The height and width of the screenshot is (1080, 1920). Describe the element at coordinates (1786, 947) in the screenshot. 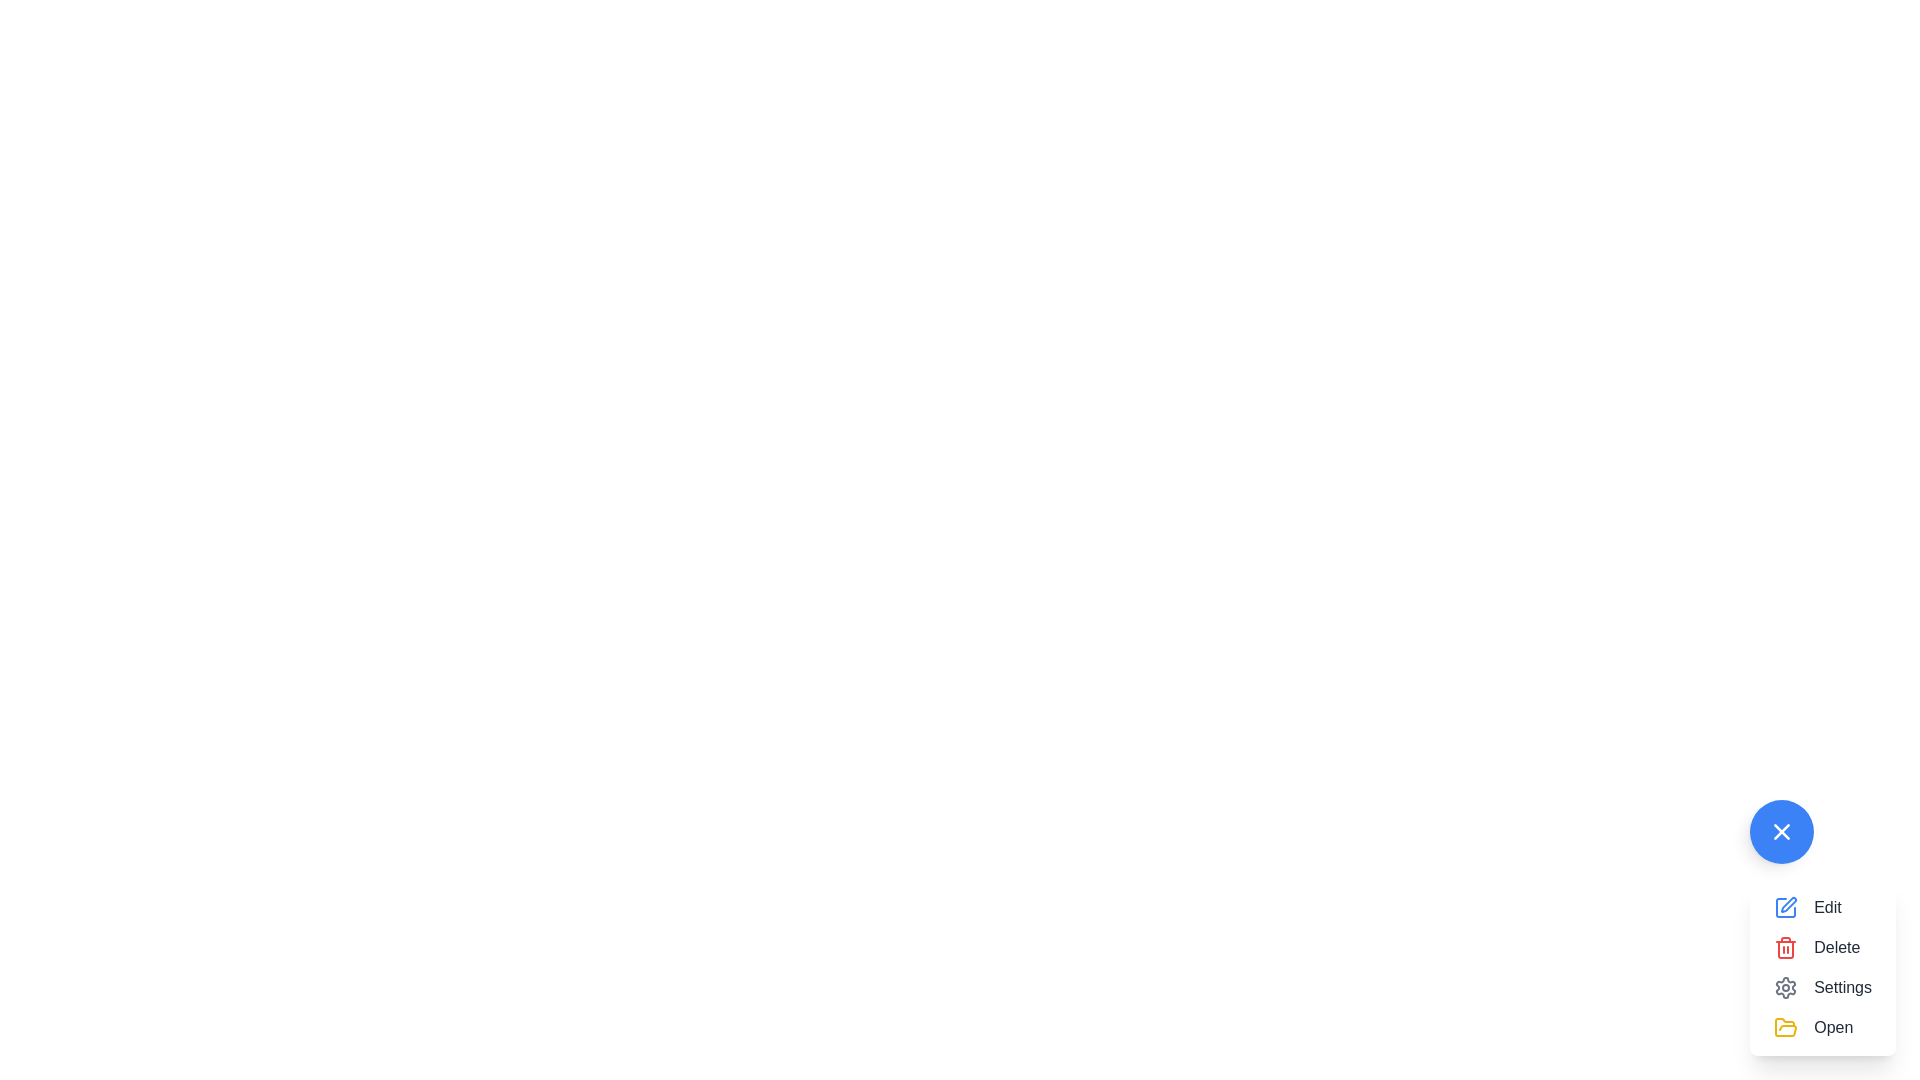

I see `the red trash can icon located in the floating action menu` at that location.